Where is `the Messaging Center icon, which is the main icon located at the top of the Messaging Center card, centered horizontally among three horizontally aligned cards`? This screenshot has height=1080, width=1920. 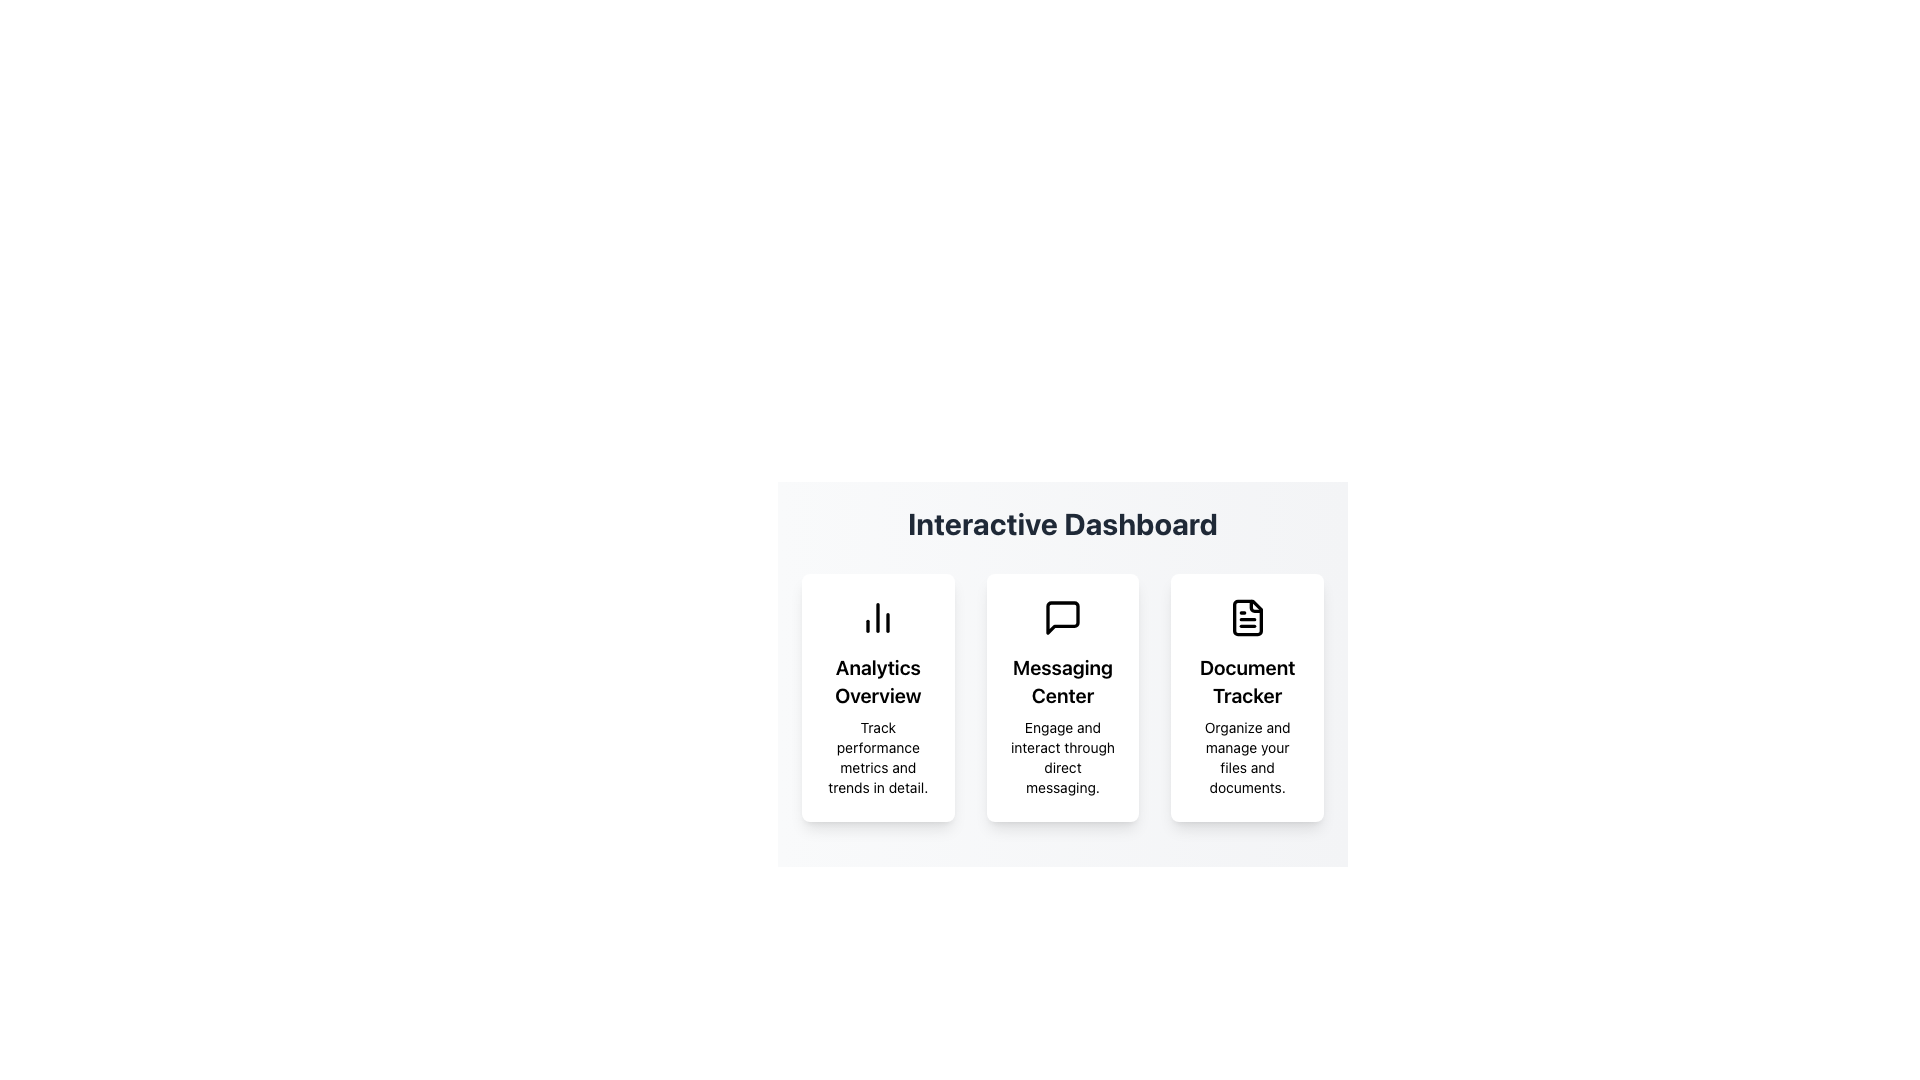
the Messaging Center icon, which is the main icon located at the top of the Messaging Center card, centered horizontally among three horizontally aligned cards is located at coordinates (1061, 616).